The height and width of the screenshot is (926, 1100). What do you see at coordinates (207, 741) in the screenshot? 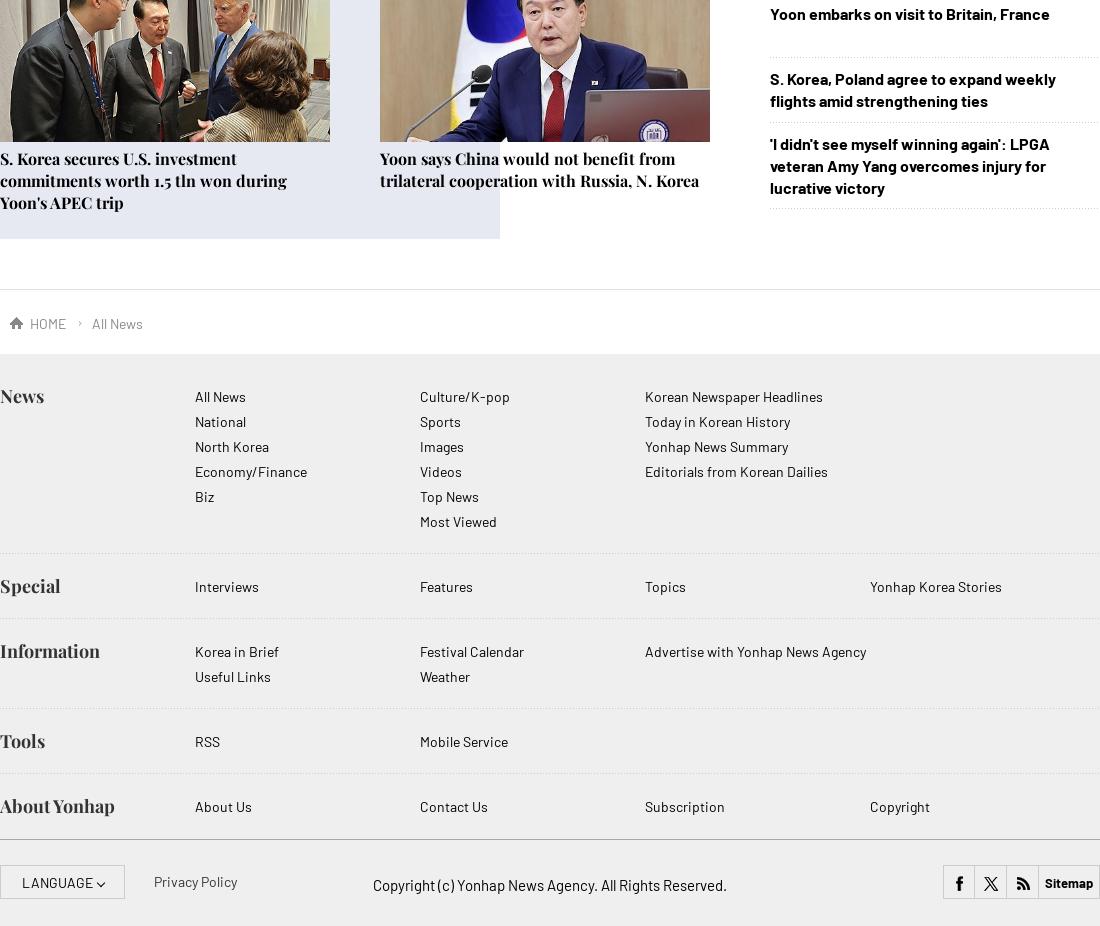
I see `'RSS'` at bounding box center [207, 741].